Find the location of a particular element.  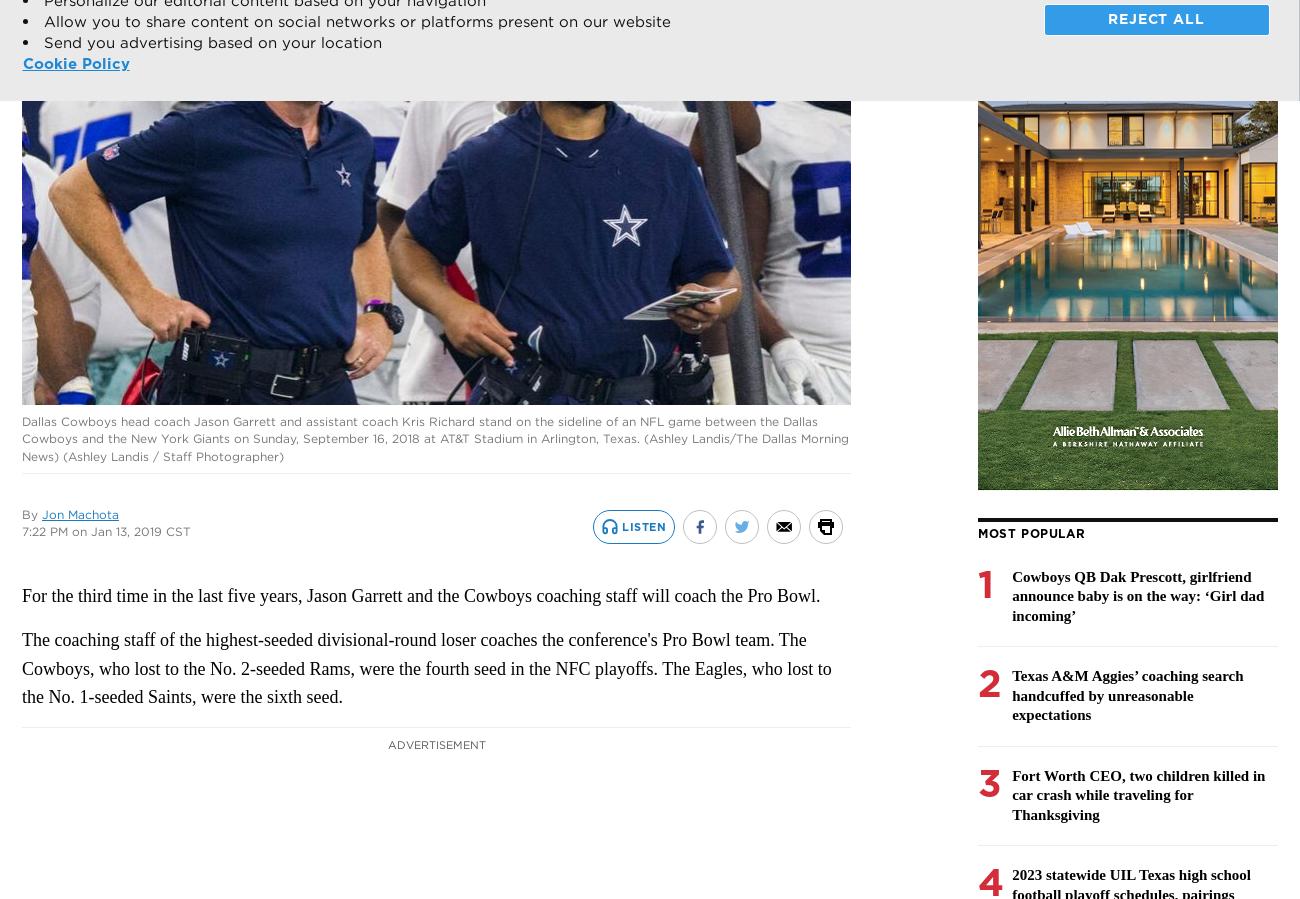

'Fort Worth CEO, two children killed in car crash while traveling for Thanksgiving' is located at coordinates (1138, 794).